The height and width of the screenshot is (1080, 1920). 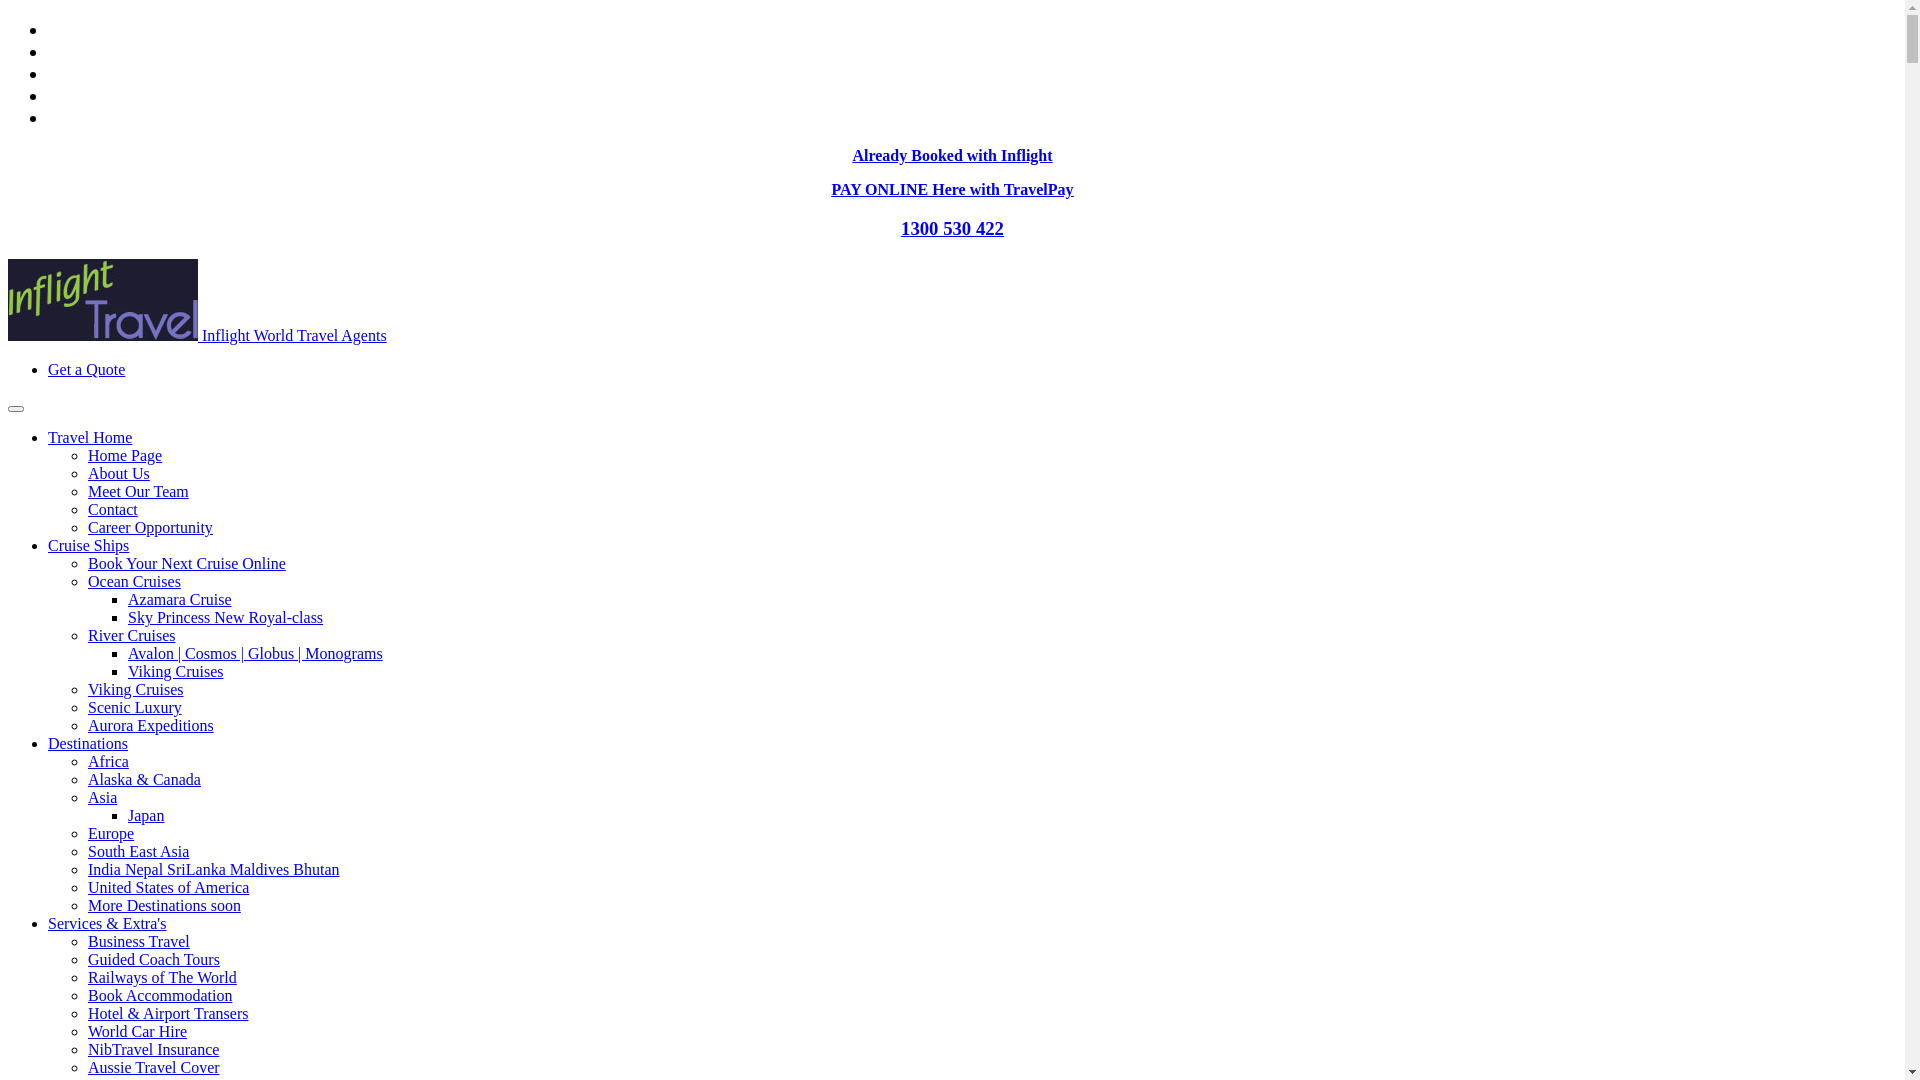 What do you see at coordinates (133, 706) in the screenshot?
I see `'Scenic Luxury'` at bounding box center [133, 706].